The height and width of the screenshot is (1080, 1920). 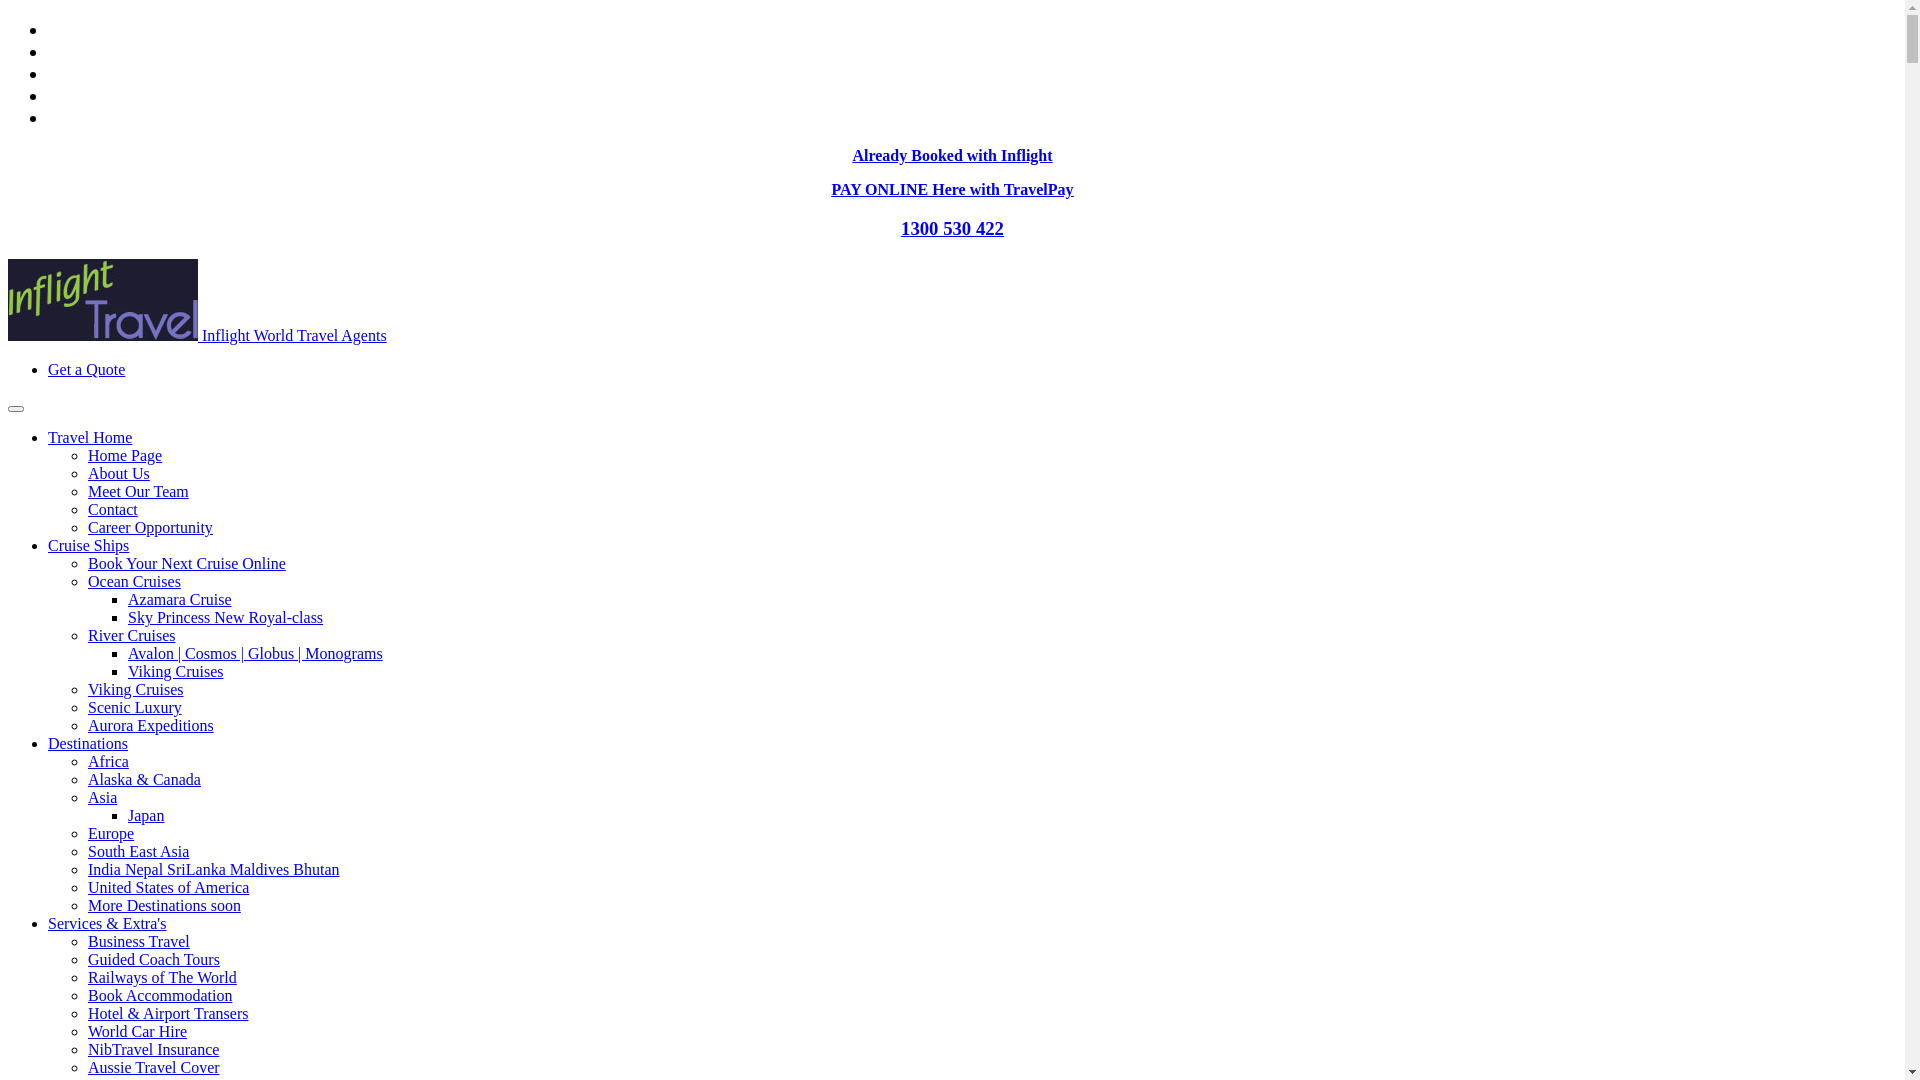 What do you see at coordinates (133, 706) in the screenshot?
I see `'Scenic Luxury'` at bounding box center [133, 706].